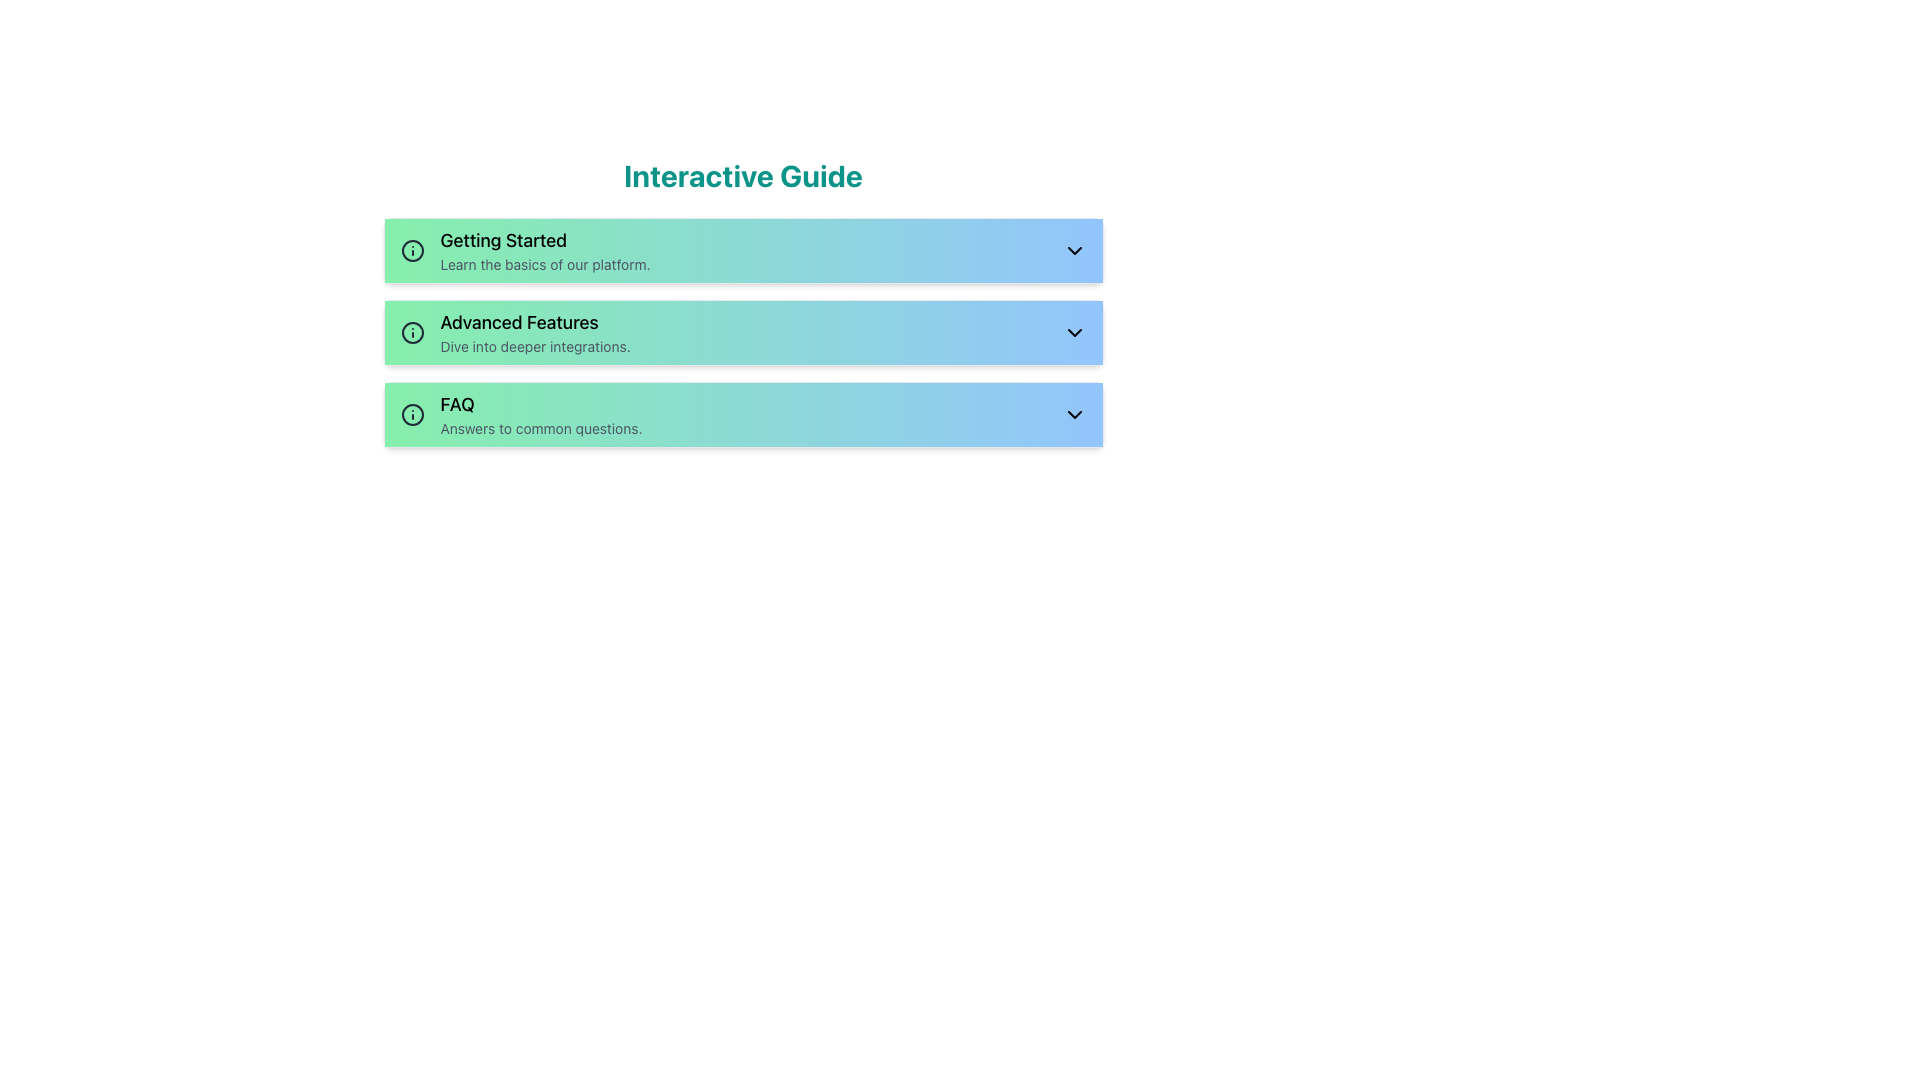  What do you see at coordinates (1073, 331) in the screenshot?
I see `the chevron icon located near the right edge of the 'Advanced Features' section` at bounding box center [1073, 331].